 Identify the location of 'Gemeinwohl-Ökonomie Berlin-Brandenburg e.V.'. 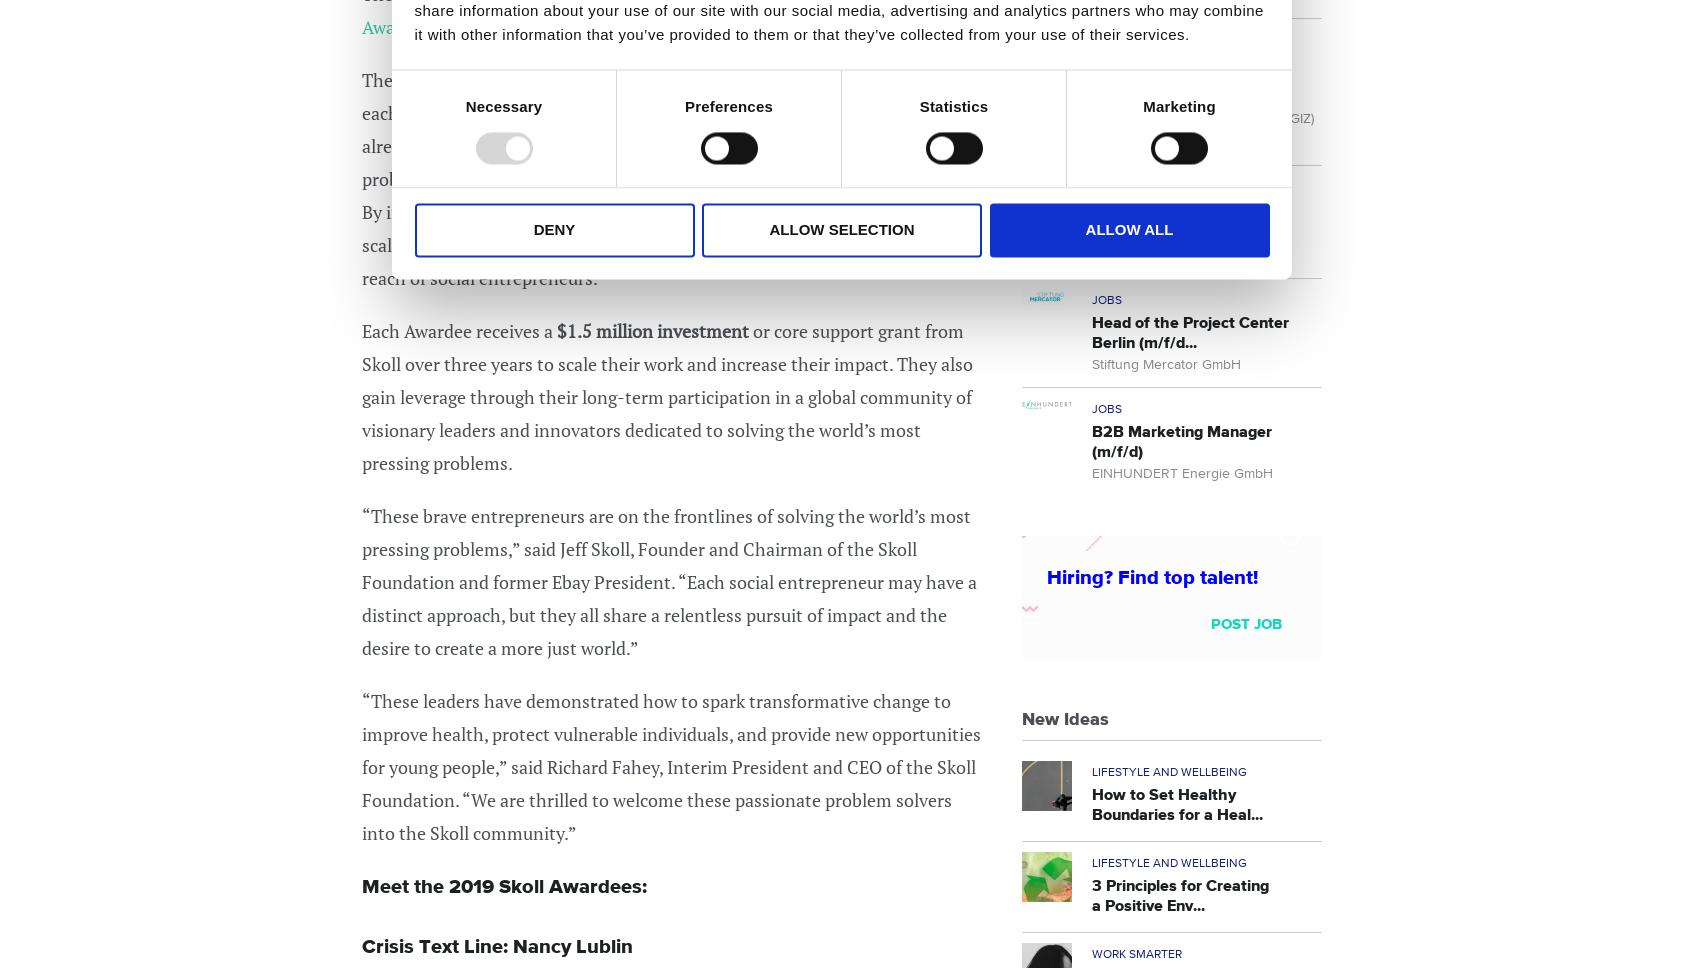
(1092, 242).